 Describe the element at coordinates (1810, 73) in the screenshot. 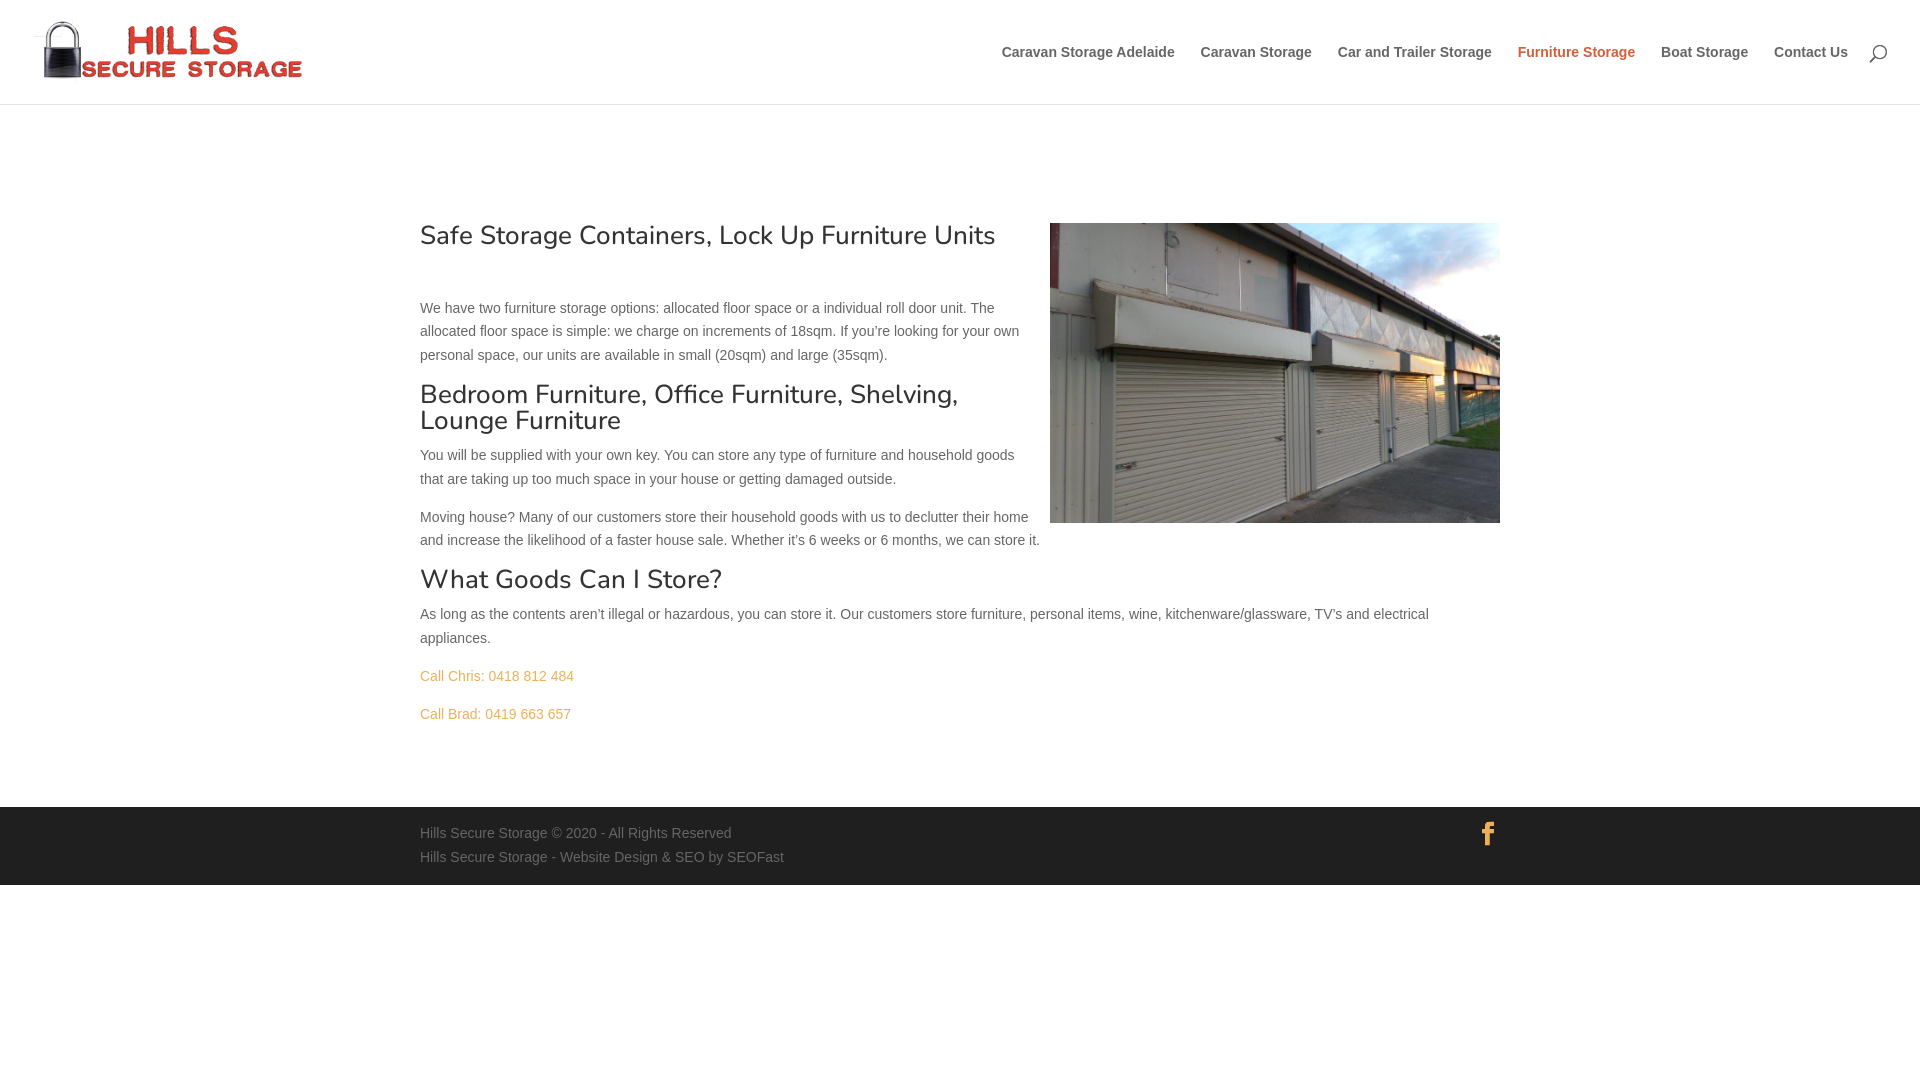

I see `'Contact Us'` at that location.